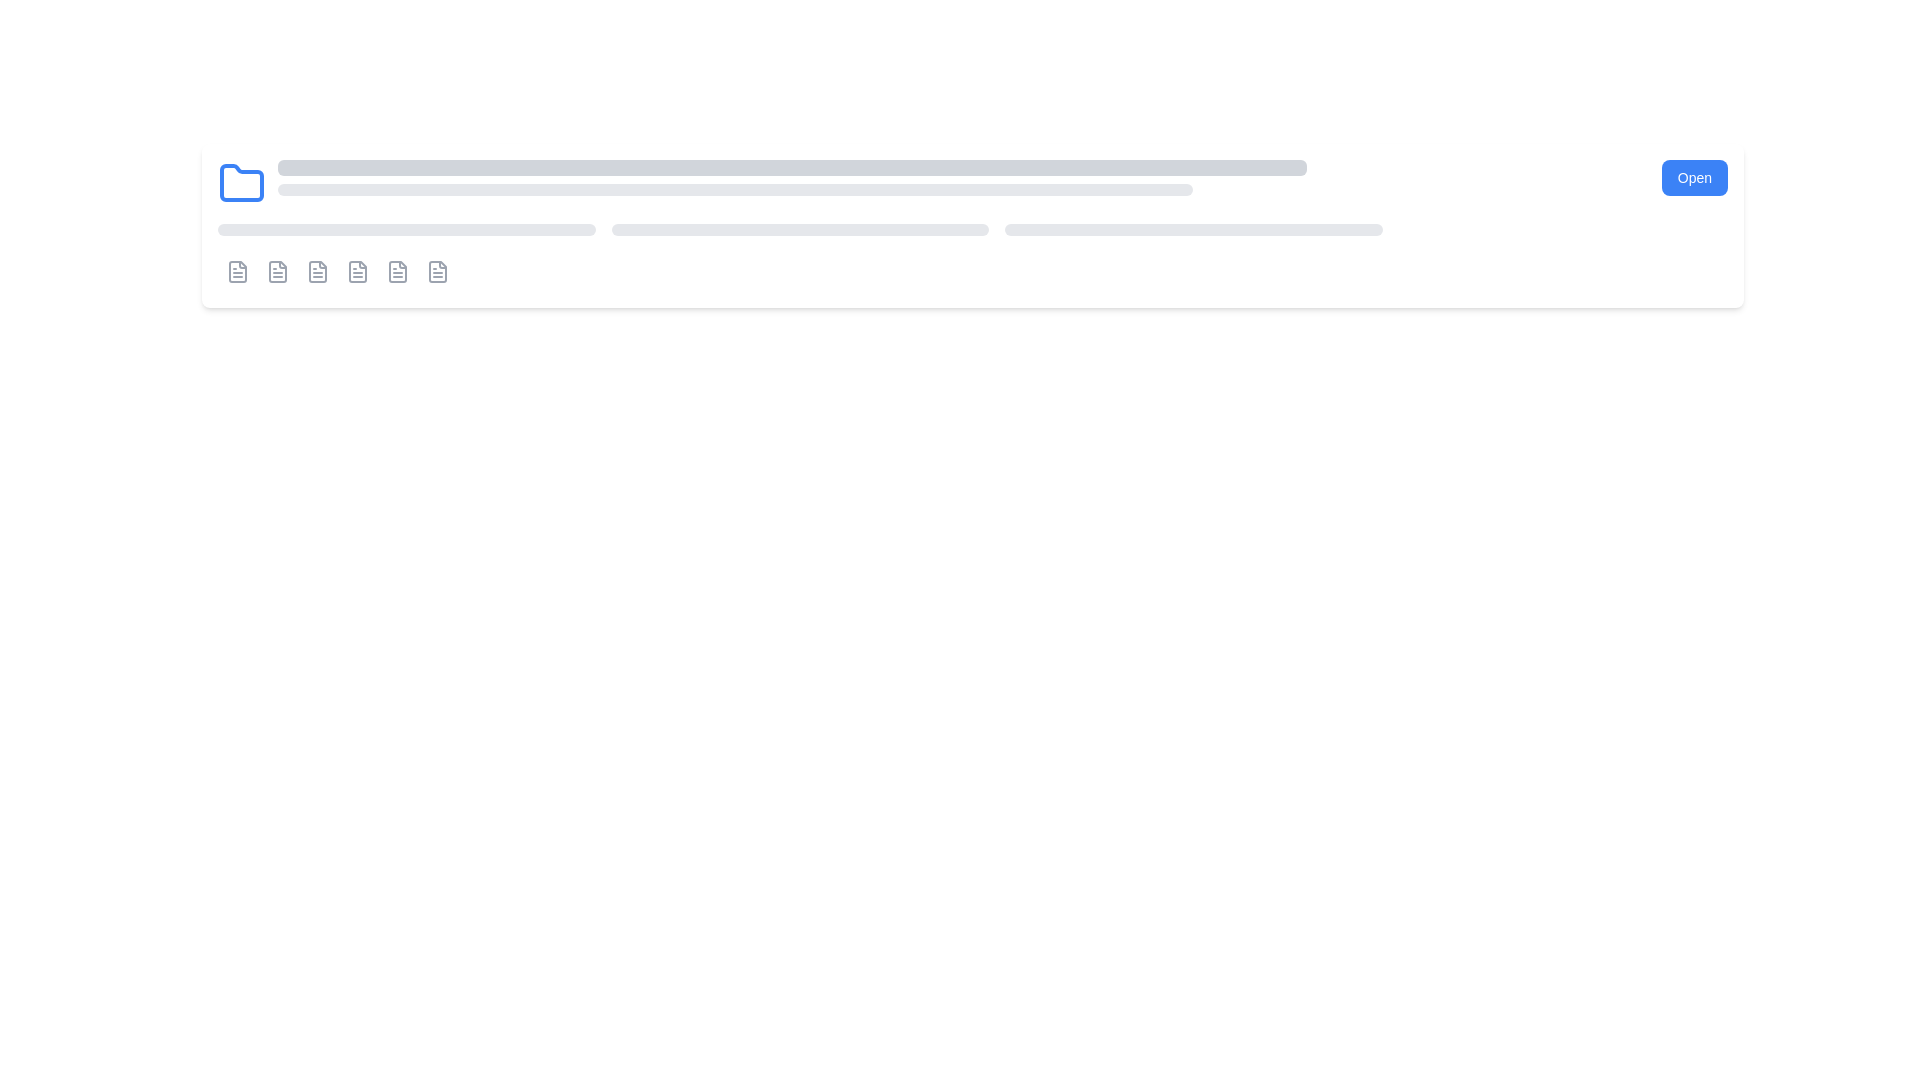 The height and width of the screenshot is (1080, 1920). Describe the element at coordinates (238, 272) in the screenshot. I see `the first document icon in a horizontal group of similar icons, which has a rectangular outline with rounded corners and internal horizontal lines` at that location.